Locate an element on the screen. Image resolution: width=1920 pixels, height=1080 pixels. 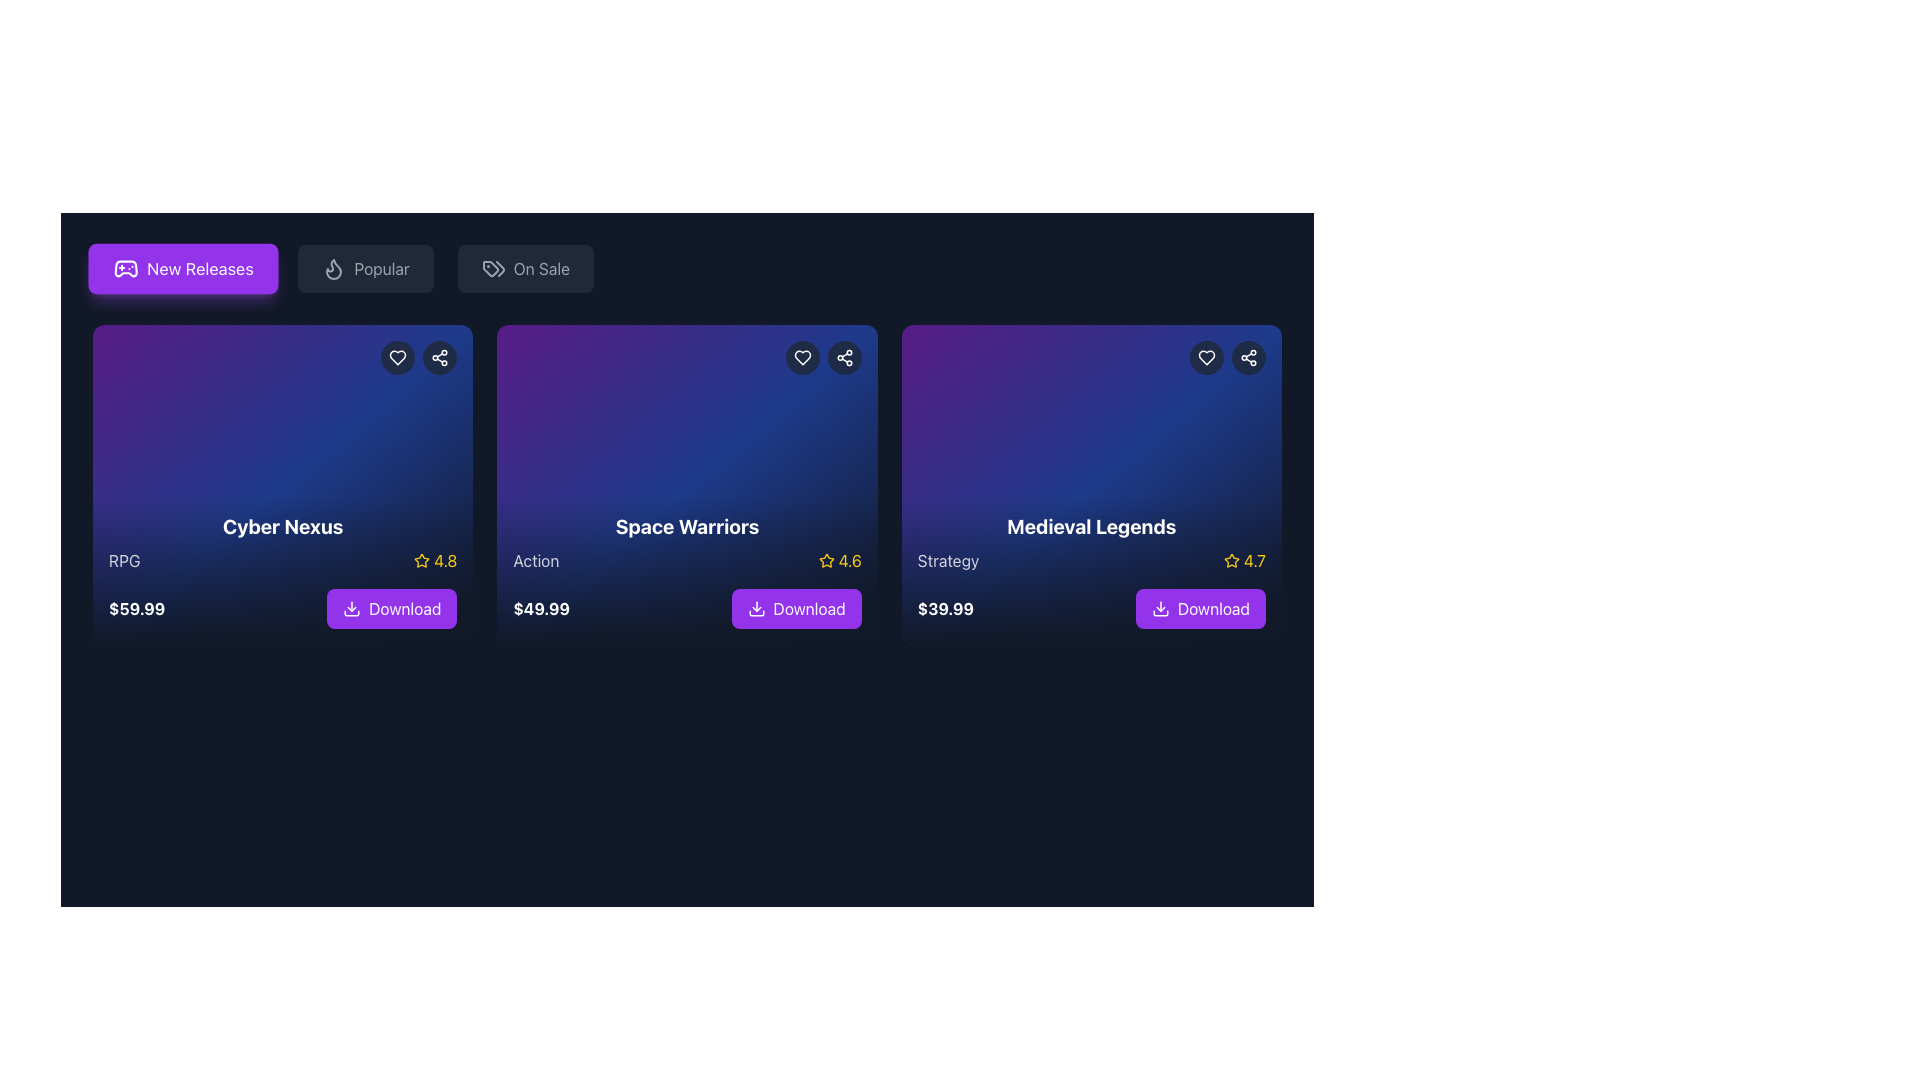
the circular gray button with a white share icon located in the top-right corner of the 'Medieval Legends' card is located at coordinates (1247, 357).